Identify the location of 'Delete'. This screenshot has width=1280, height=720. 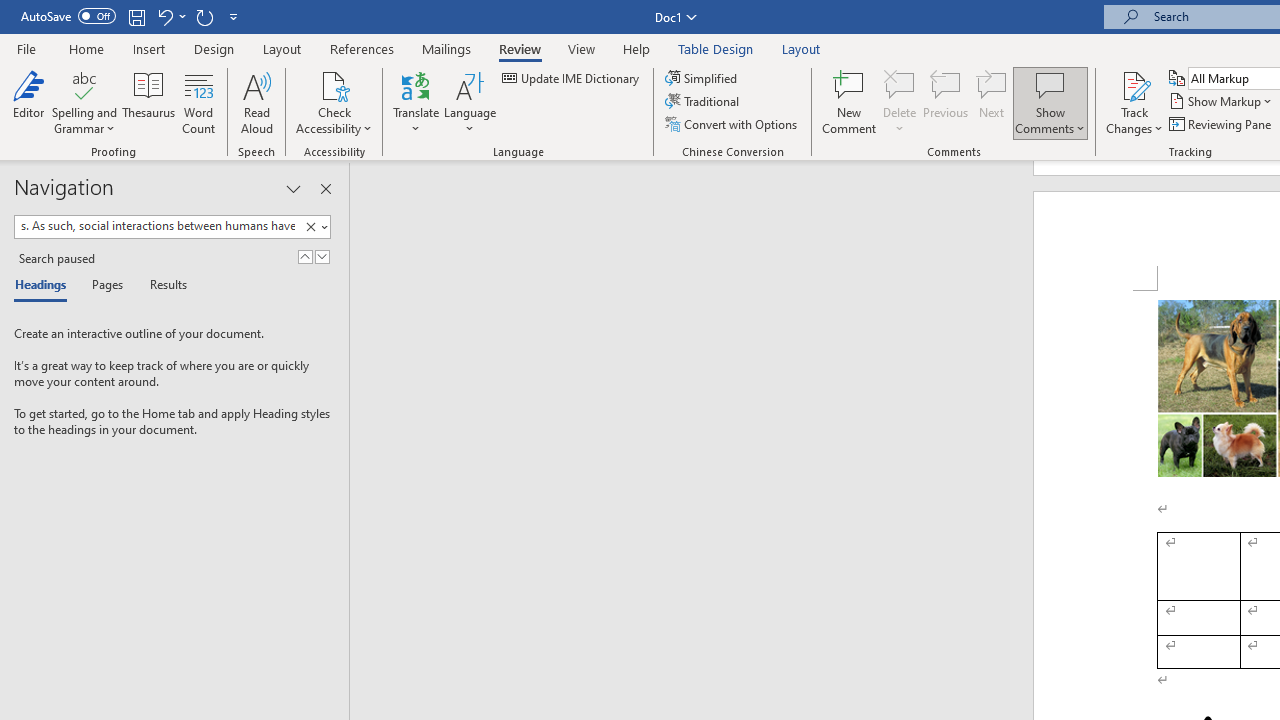
(899, 84).